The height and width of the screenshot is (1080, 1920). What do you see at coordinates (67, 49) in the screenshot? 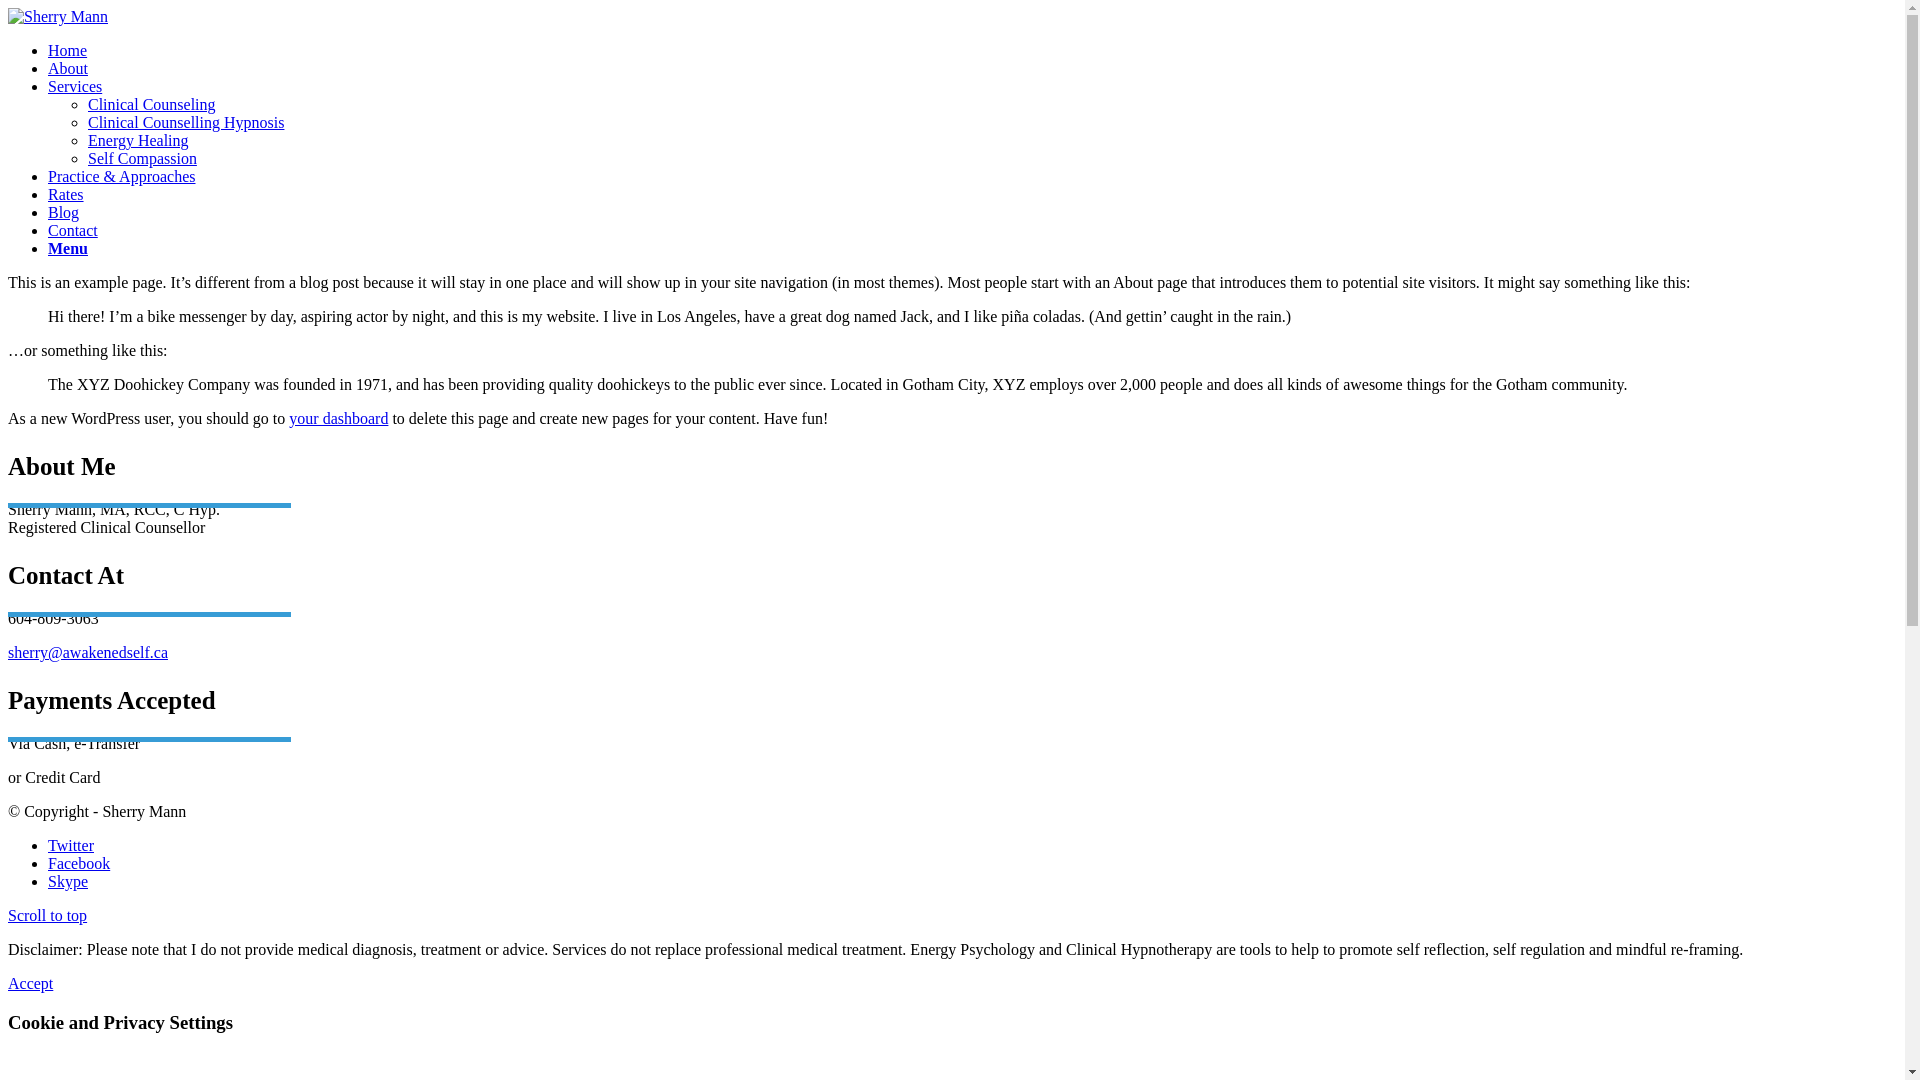
I see `'Home'` at bounding box center [67, 49].